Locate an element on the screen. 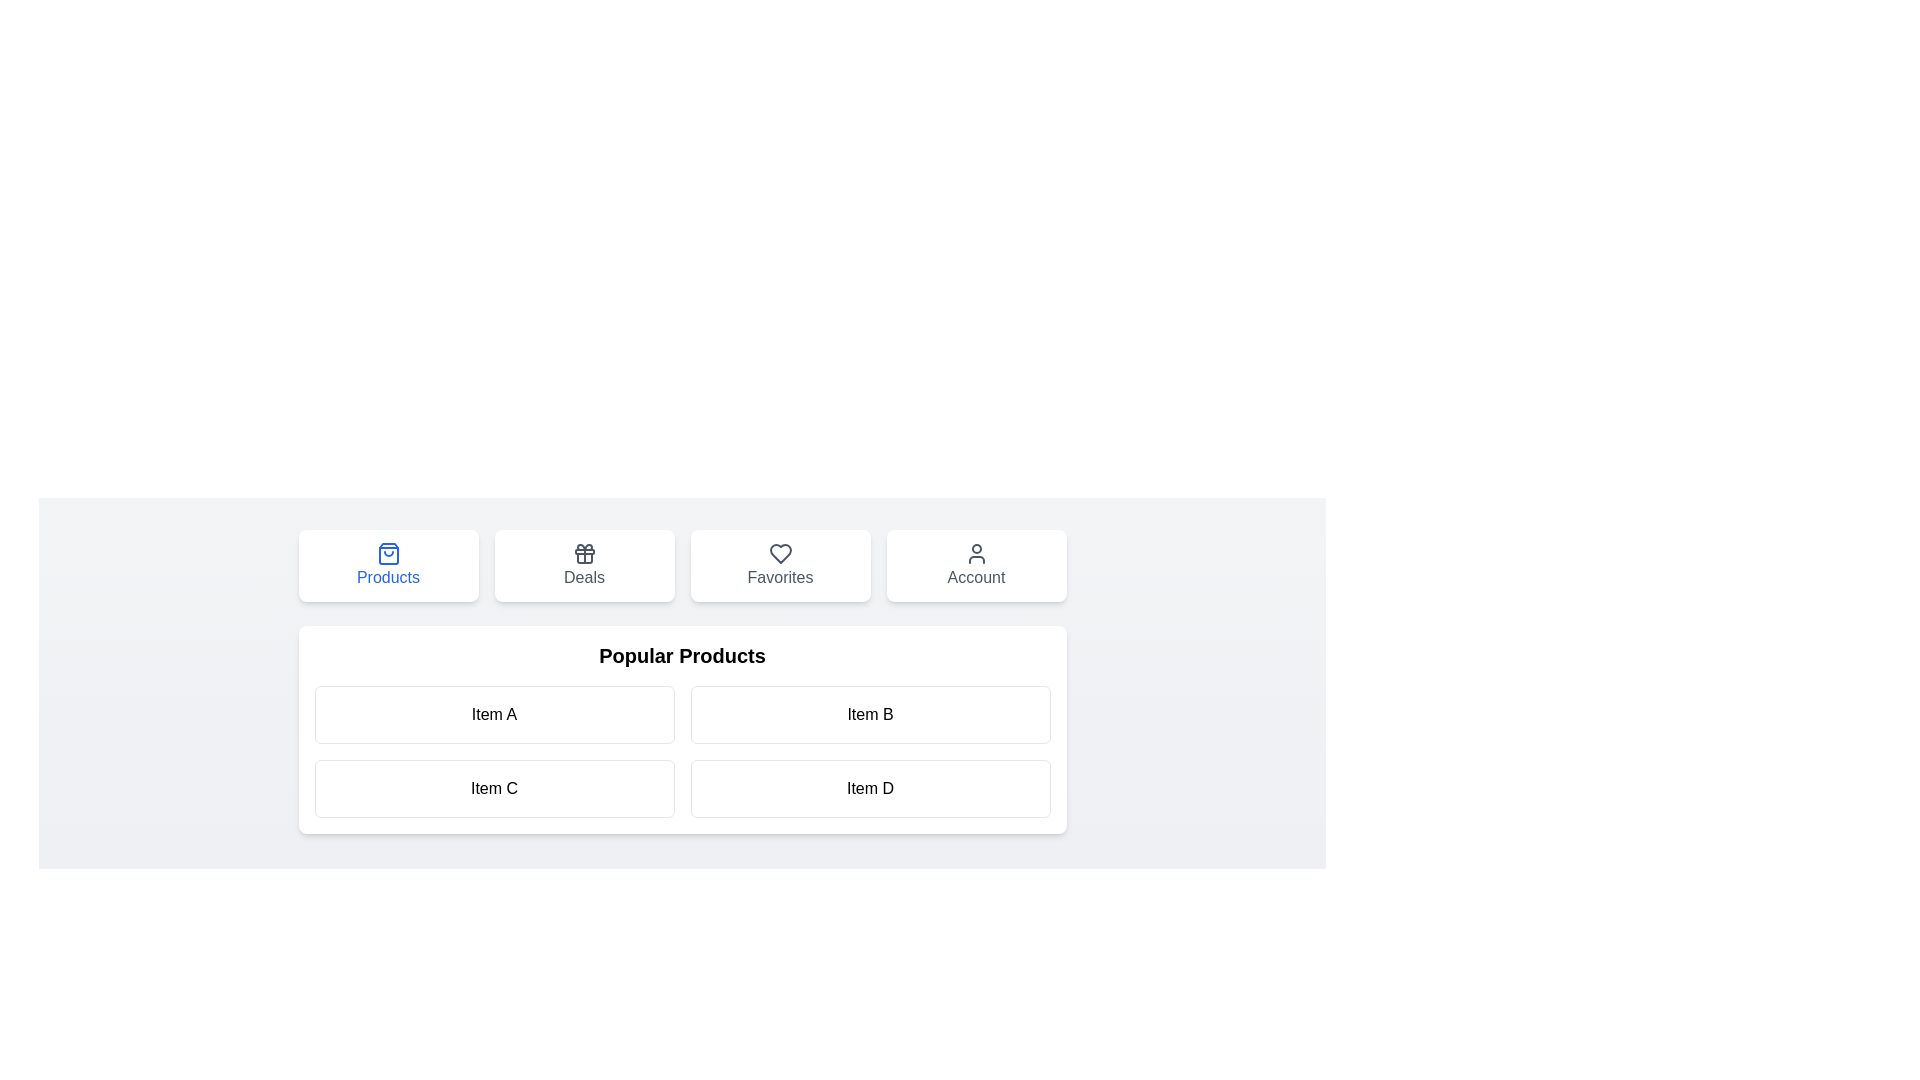 This screenshot has width=1920, height=1080. the tab labeled Deals is located at coordinates (583, 566).